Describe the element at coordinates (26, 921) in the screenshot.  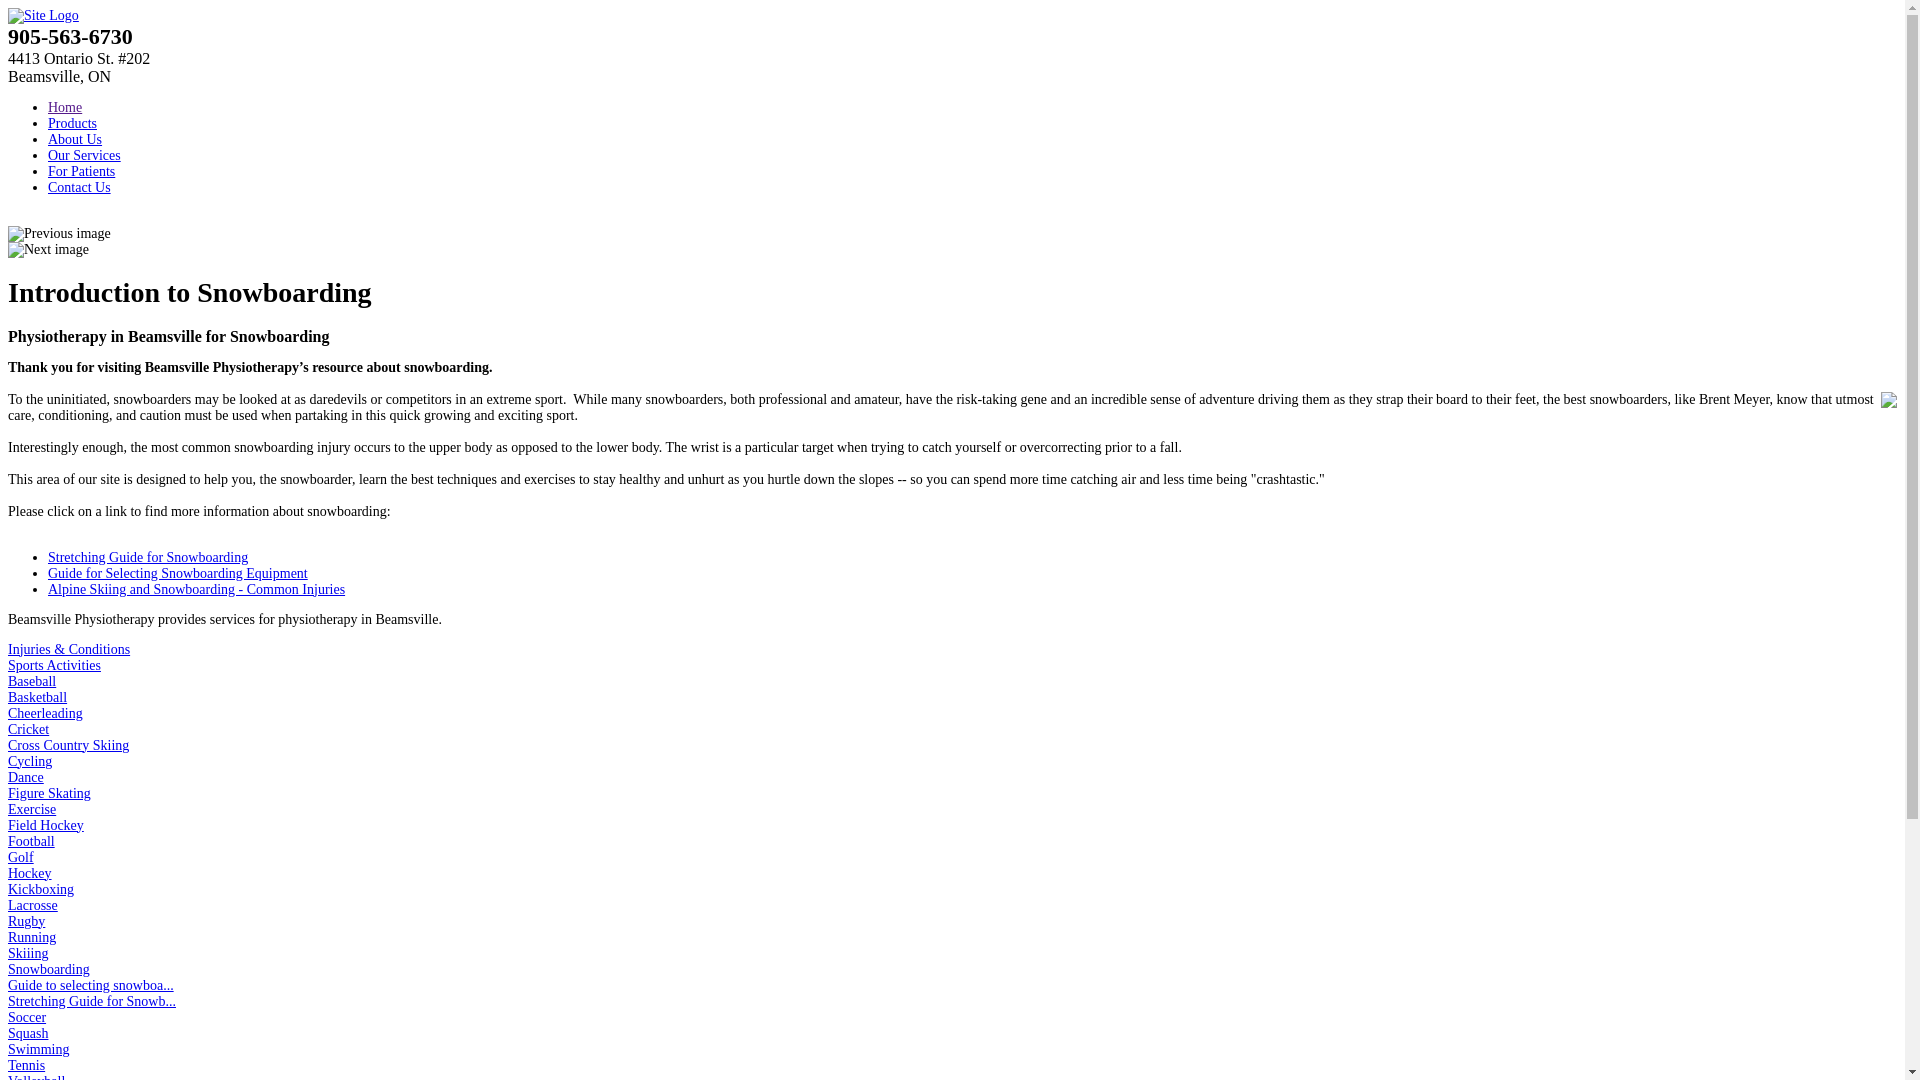
I see `'Rugby'` at that location.